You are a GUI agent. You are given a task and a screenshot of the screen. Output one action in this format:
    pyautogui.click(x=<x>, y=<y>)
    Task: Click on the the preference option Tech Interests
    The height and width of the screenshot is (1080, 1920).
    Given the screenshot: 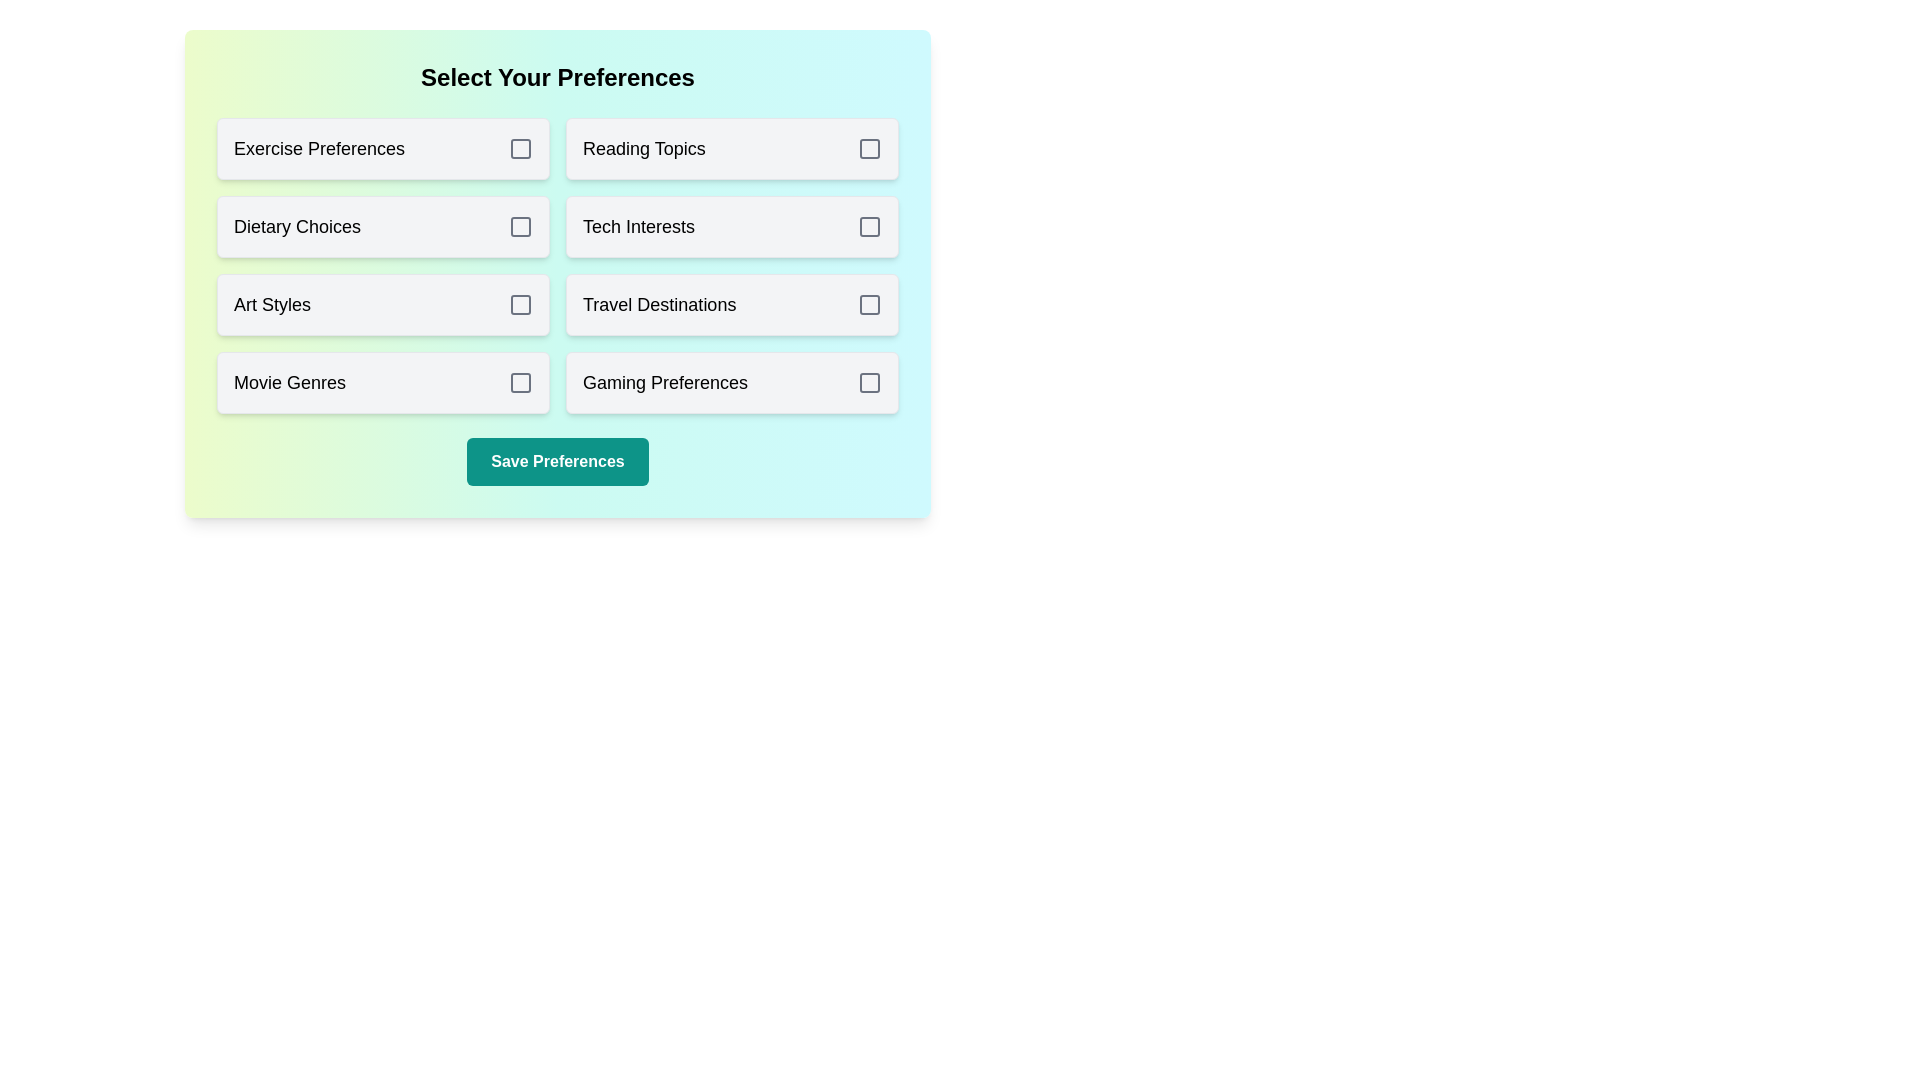 What is the action you would take?
    pyautogui.click(x=731, y=226)
    